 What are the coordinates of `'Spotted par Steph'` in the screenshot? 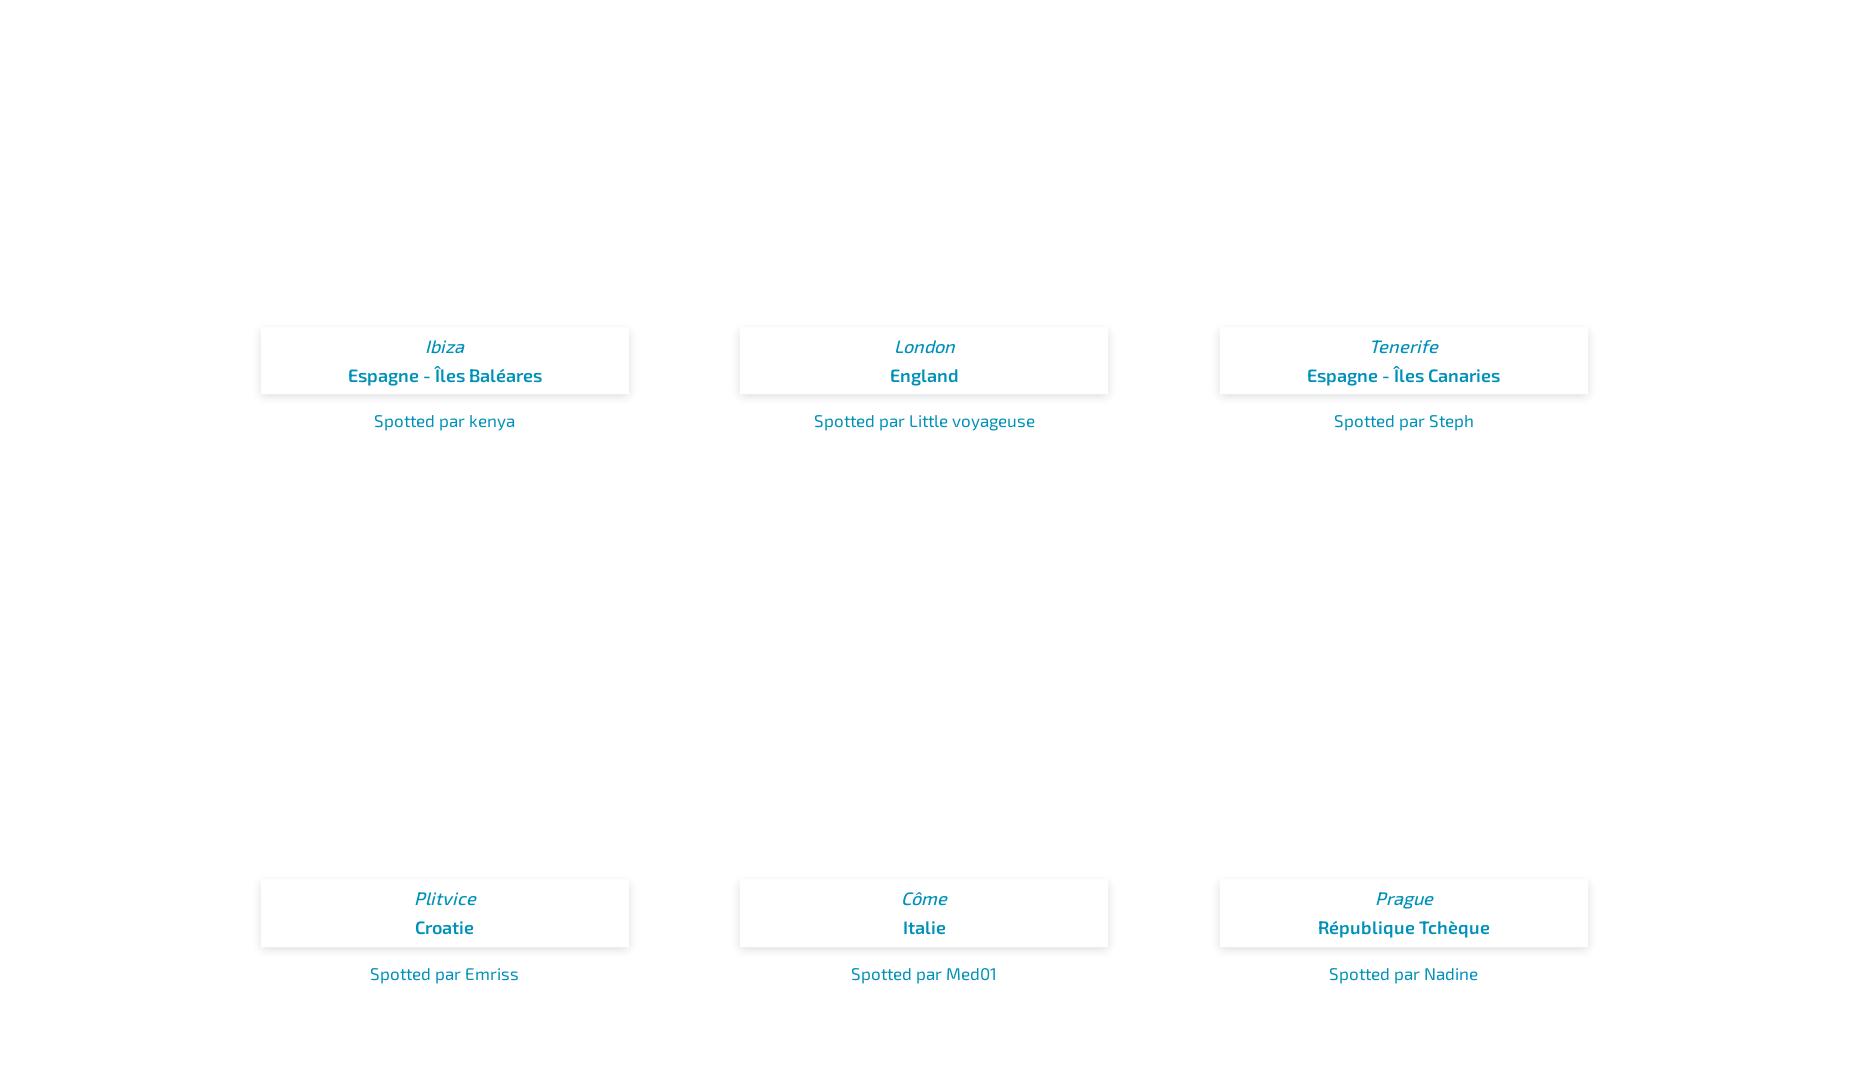 It's located at (1403, 420).